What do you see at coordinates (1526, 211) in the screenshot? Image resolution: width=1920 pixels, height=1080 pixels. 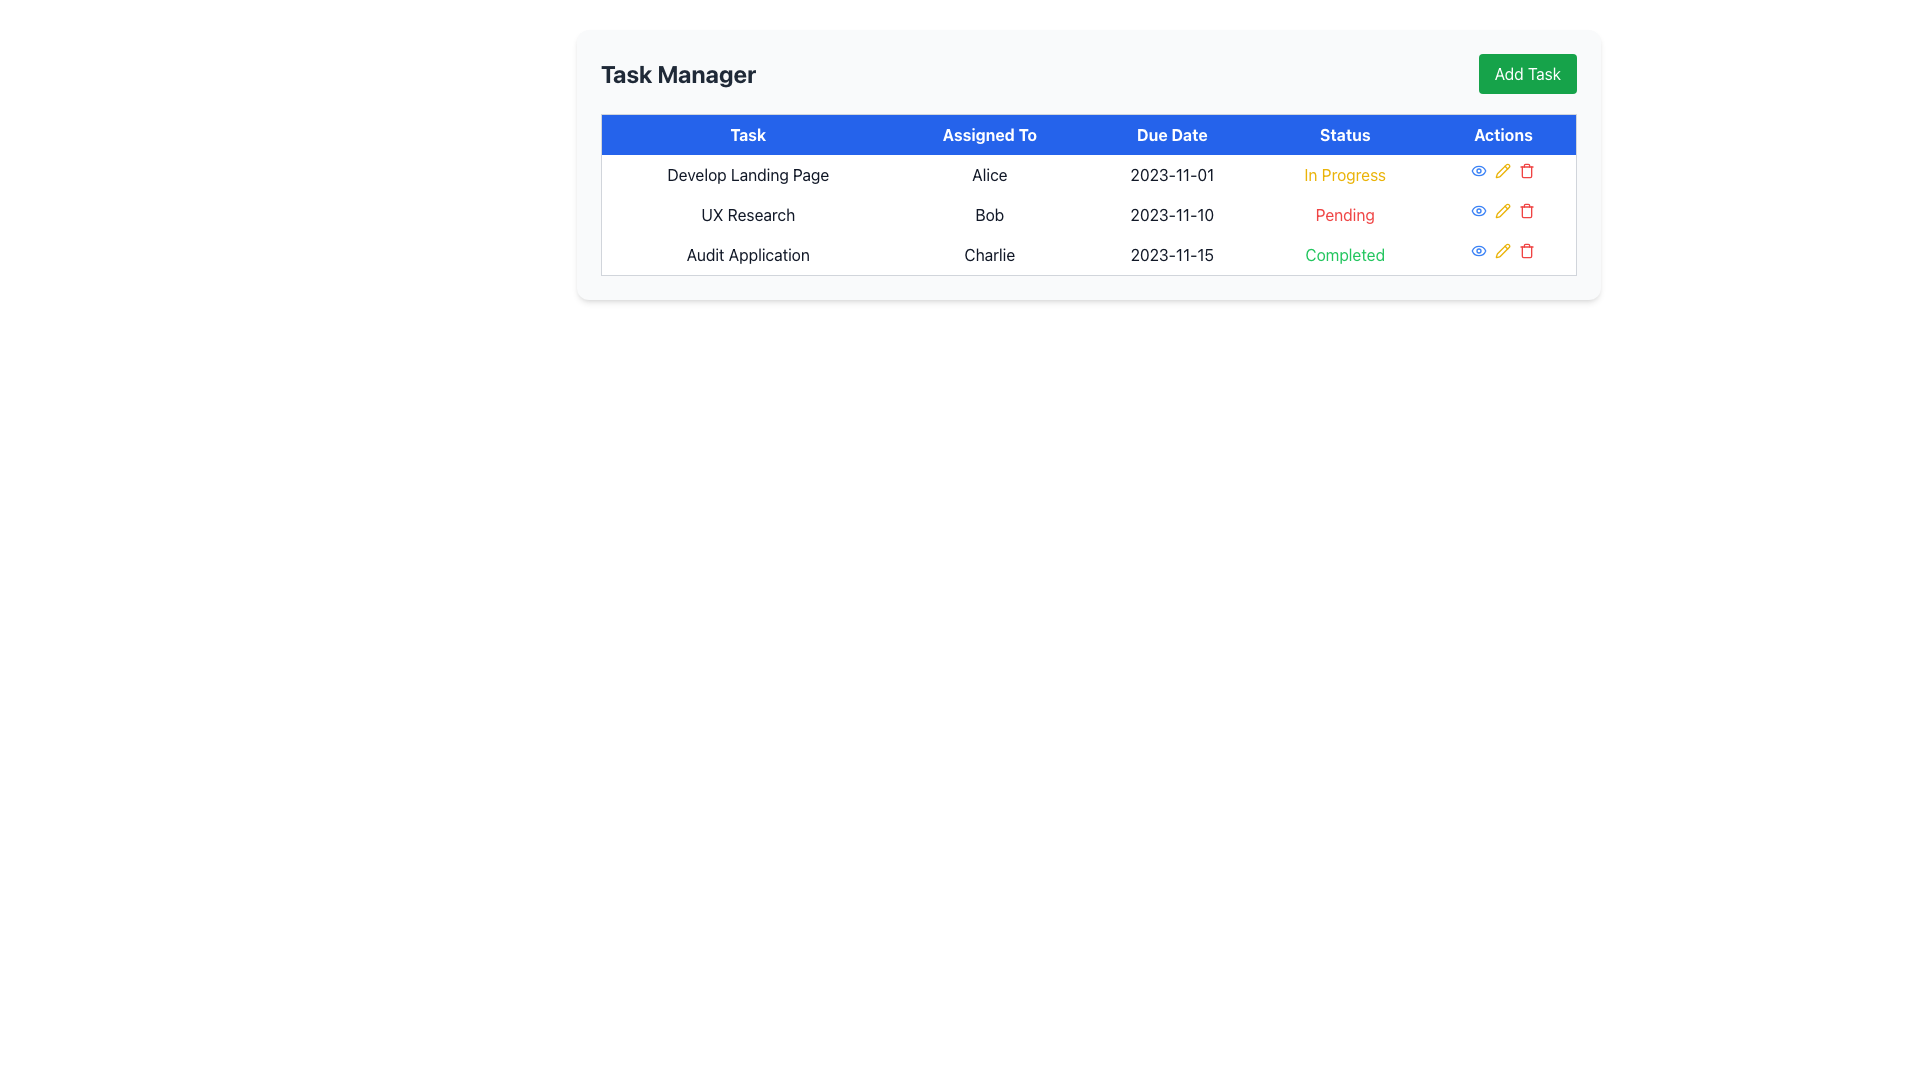 I see `the third interactive icon in the 'Actions' column of the second row to initiate the delete action` at bounding box center [1526, 211].